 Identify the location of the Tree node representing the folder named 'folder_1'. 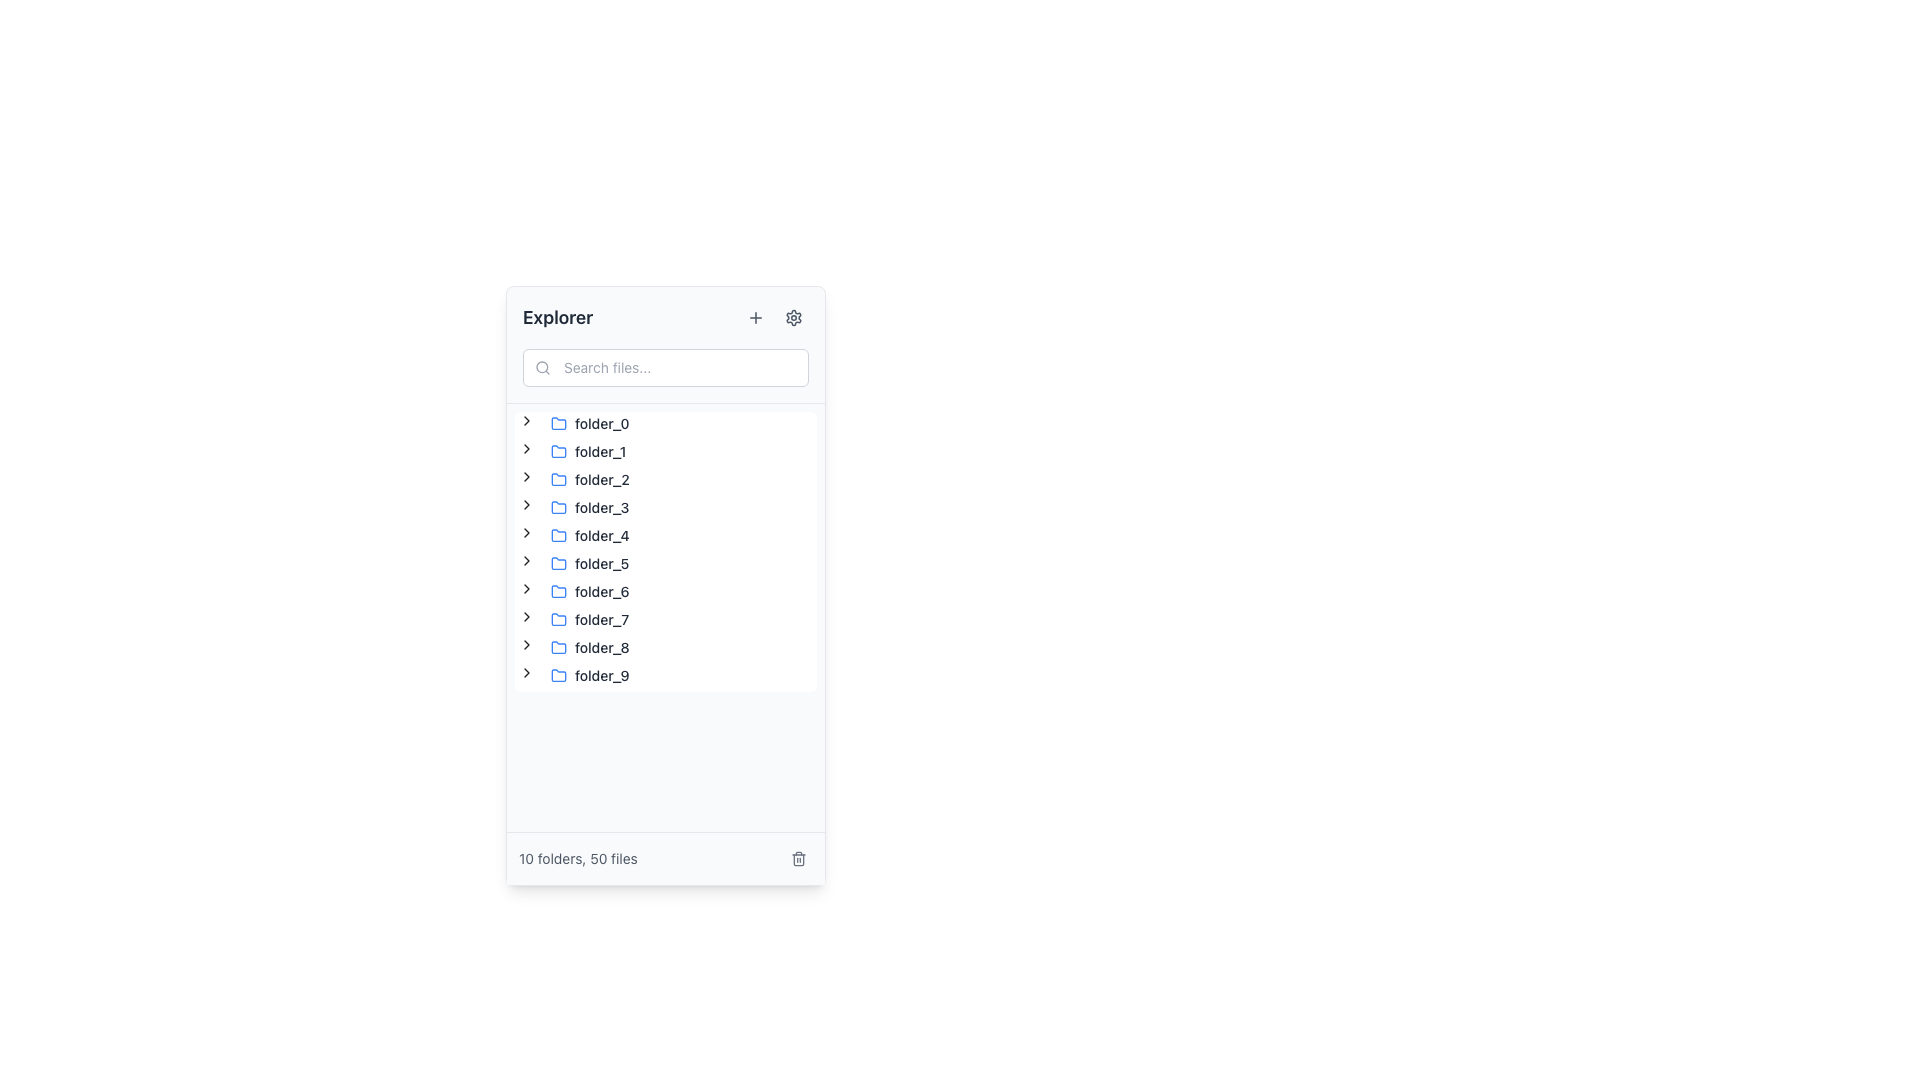
(573, 451).